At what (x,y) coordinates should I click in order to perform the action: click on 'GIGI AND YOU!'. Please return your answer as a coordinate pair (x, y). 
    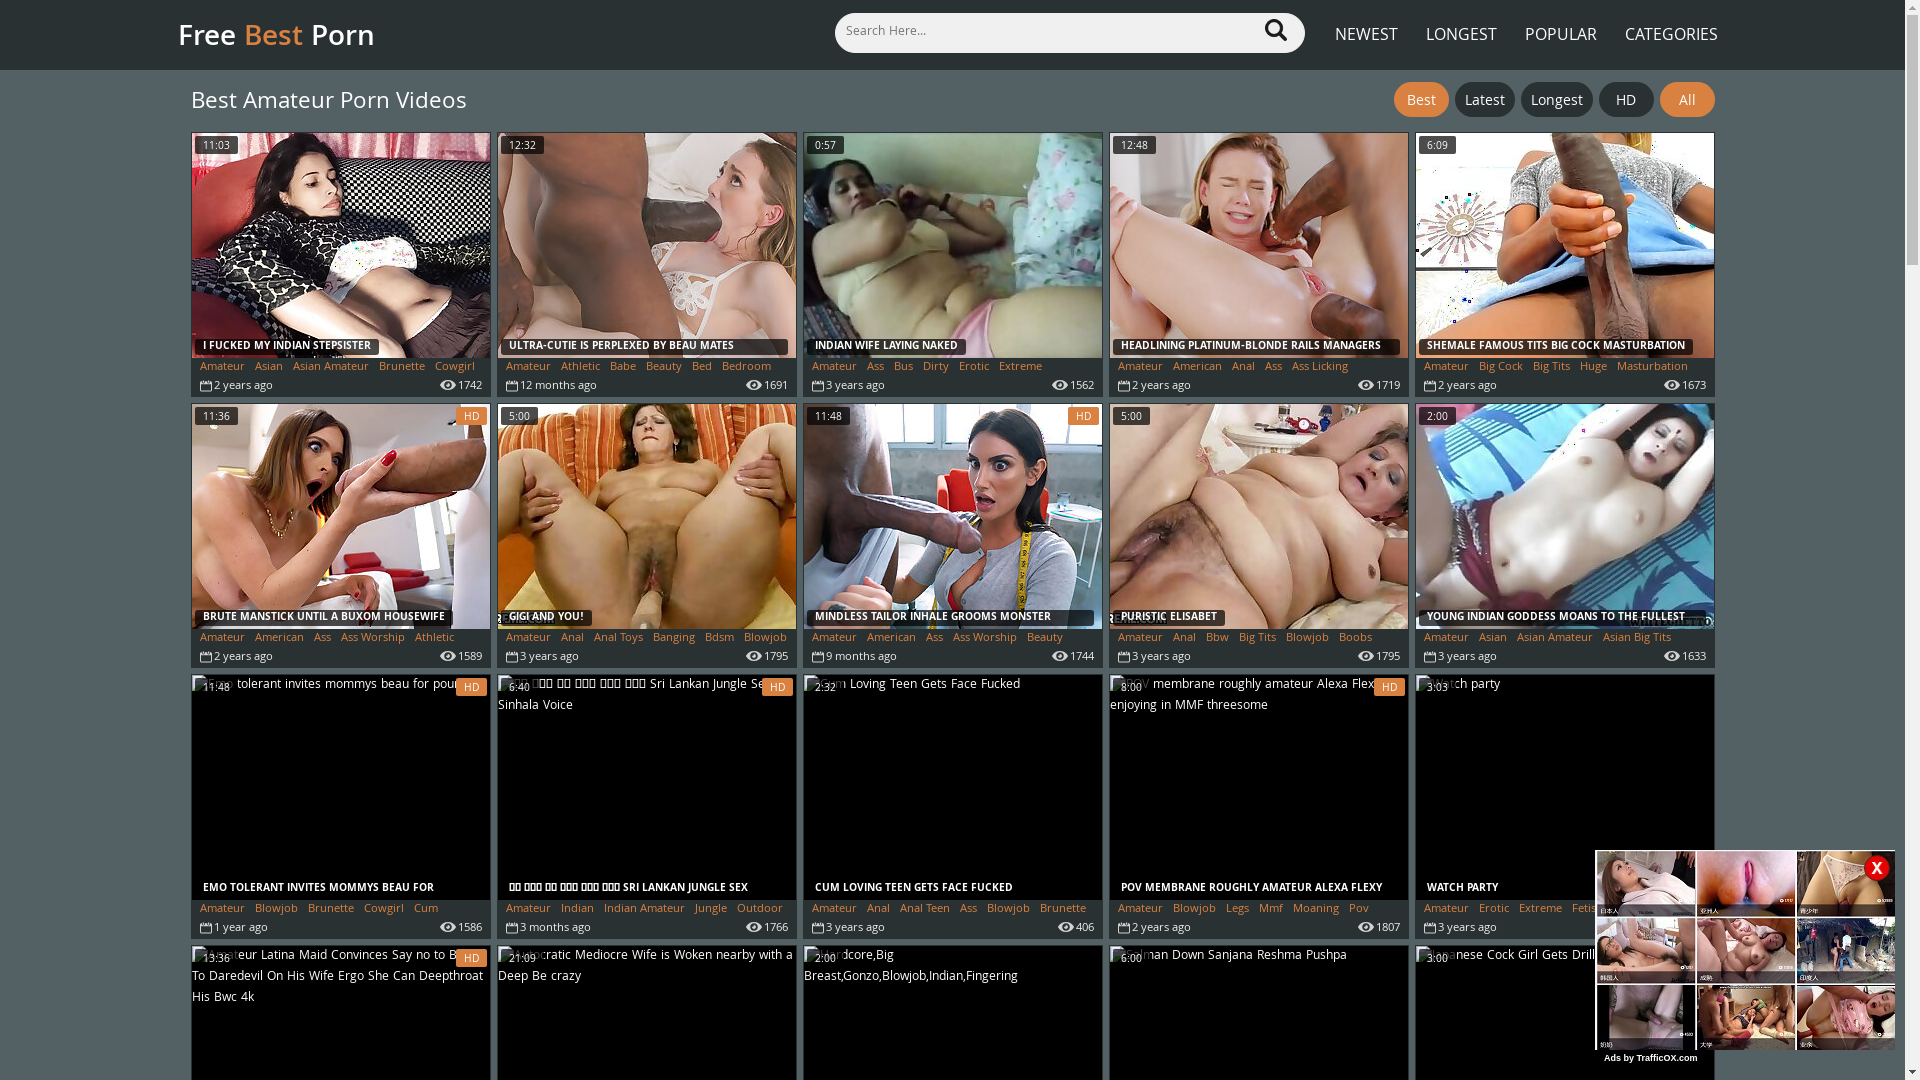
    Looking at the image, I should click on (647, 515).